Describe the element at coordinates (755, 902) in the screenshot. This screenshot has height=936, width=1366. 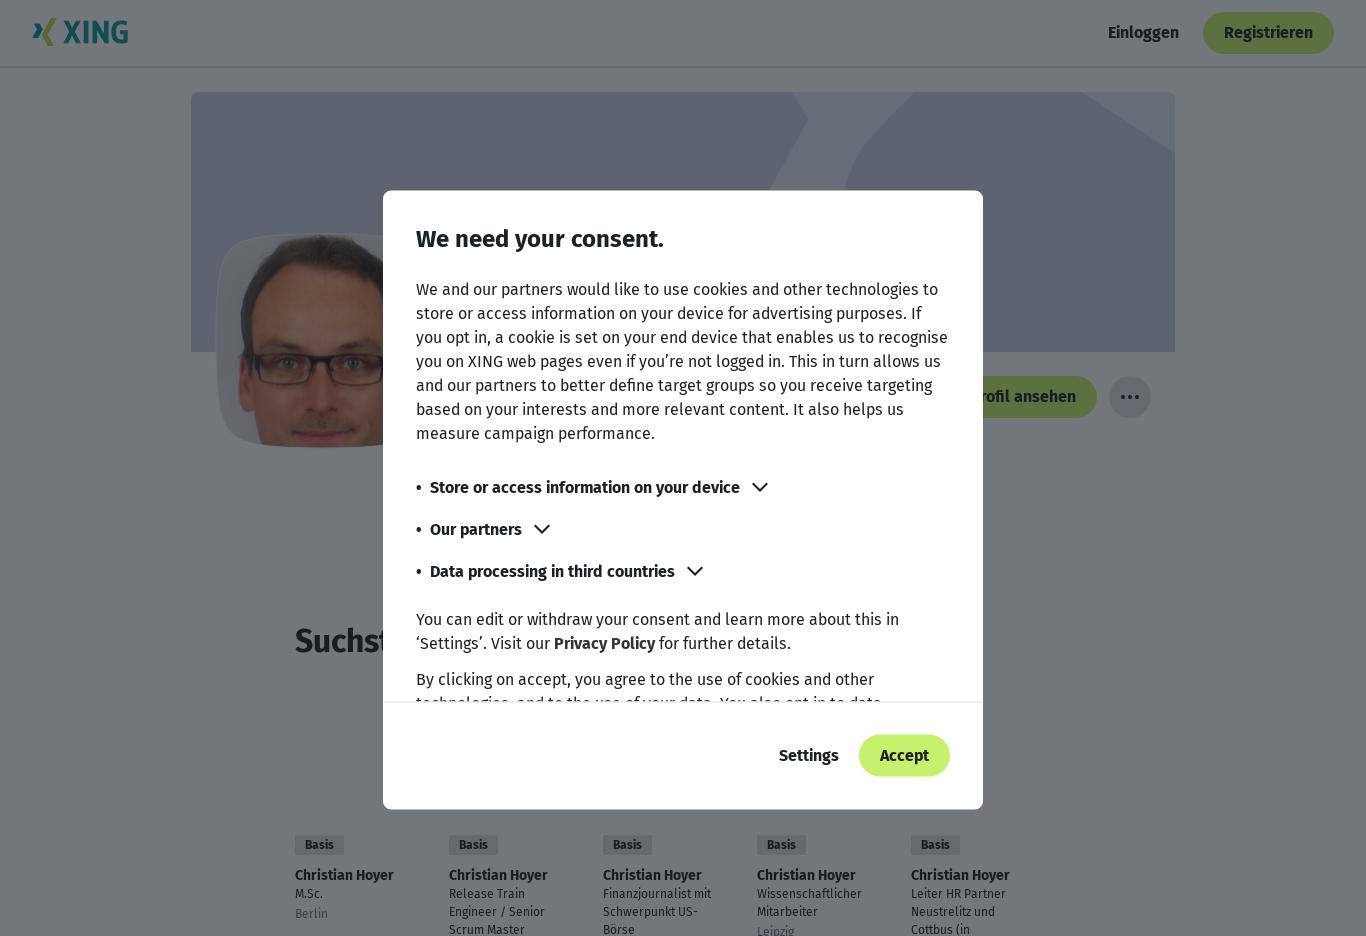
I see `'Wissenschaftlicher Mitarbeiter'` at that location.